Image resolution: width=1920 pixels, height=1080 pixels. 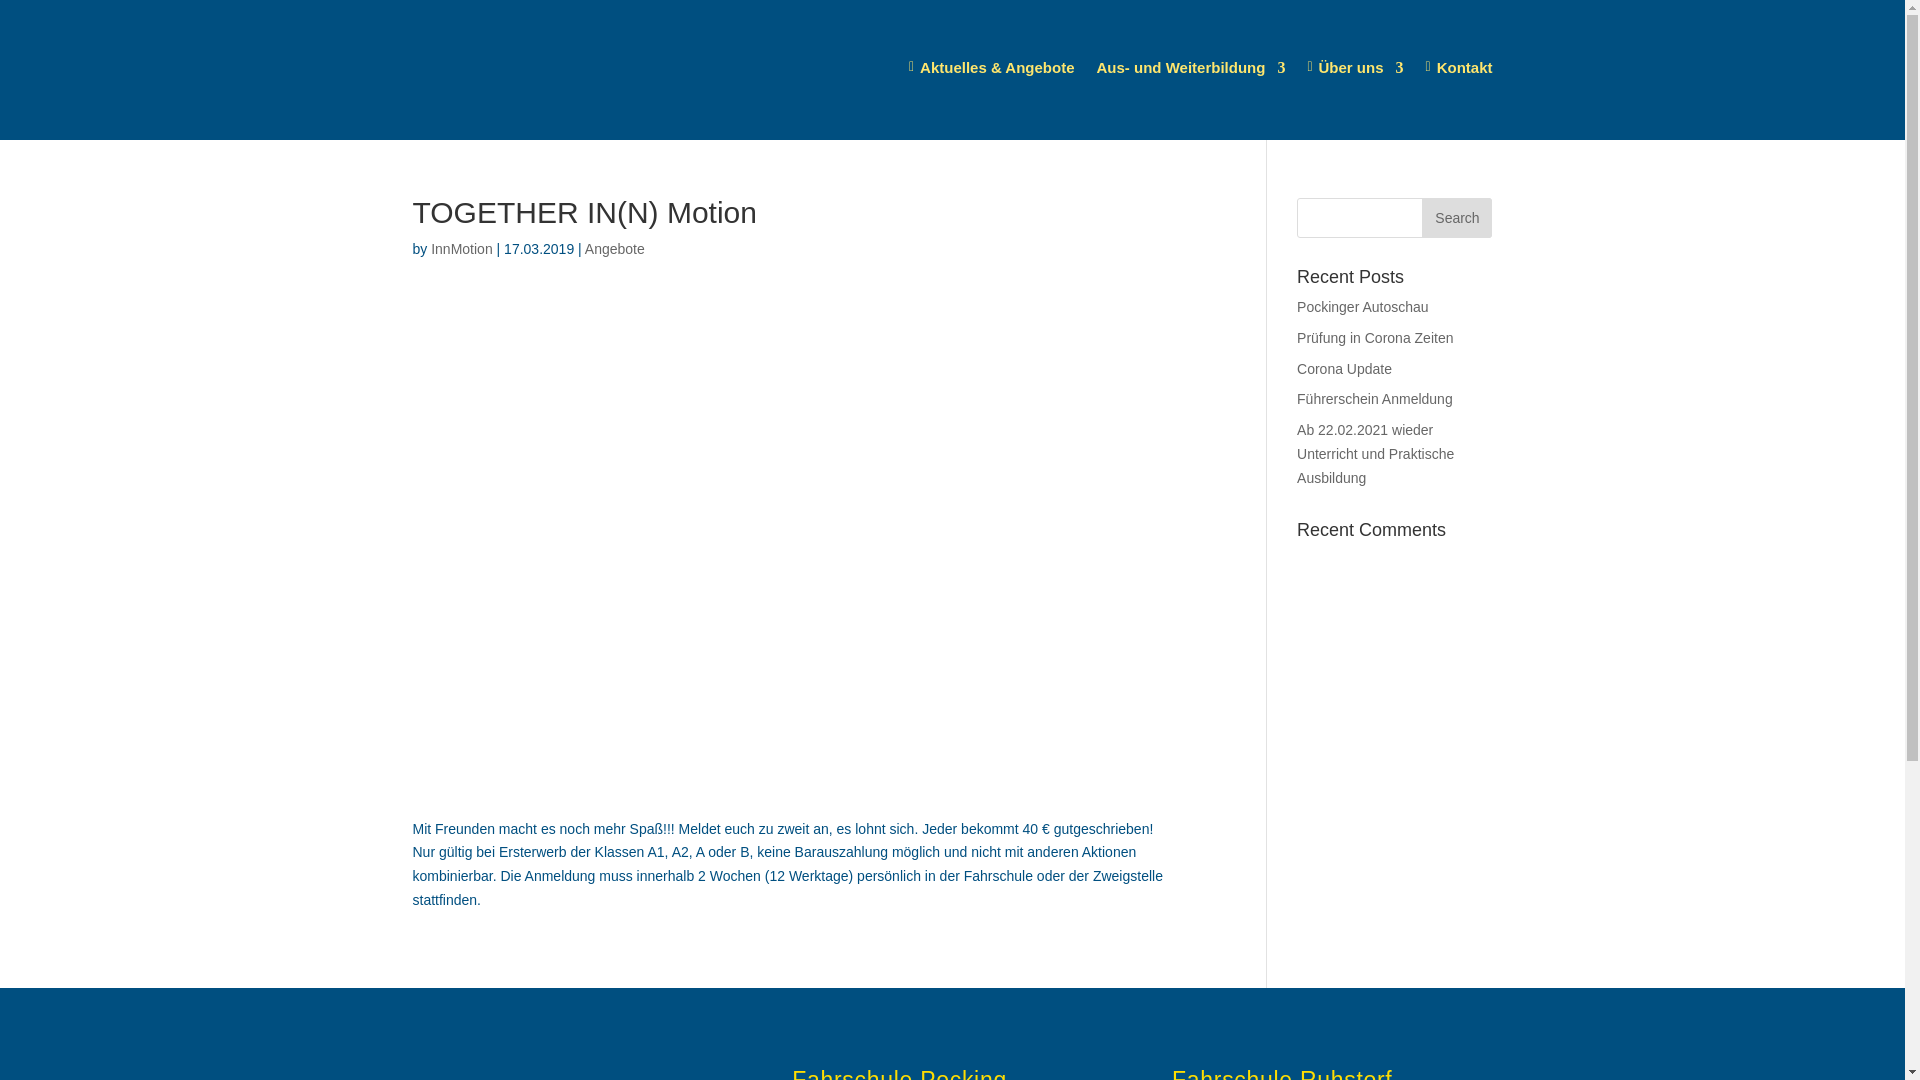 What do you see at coordinates (1459, 67) in the screenshot?
I see `'Kontakt'` at bounding box center [1459, 67].